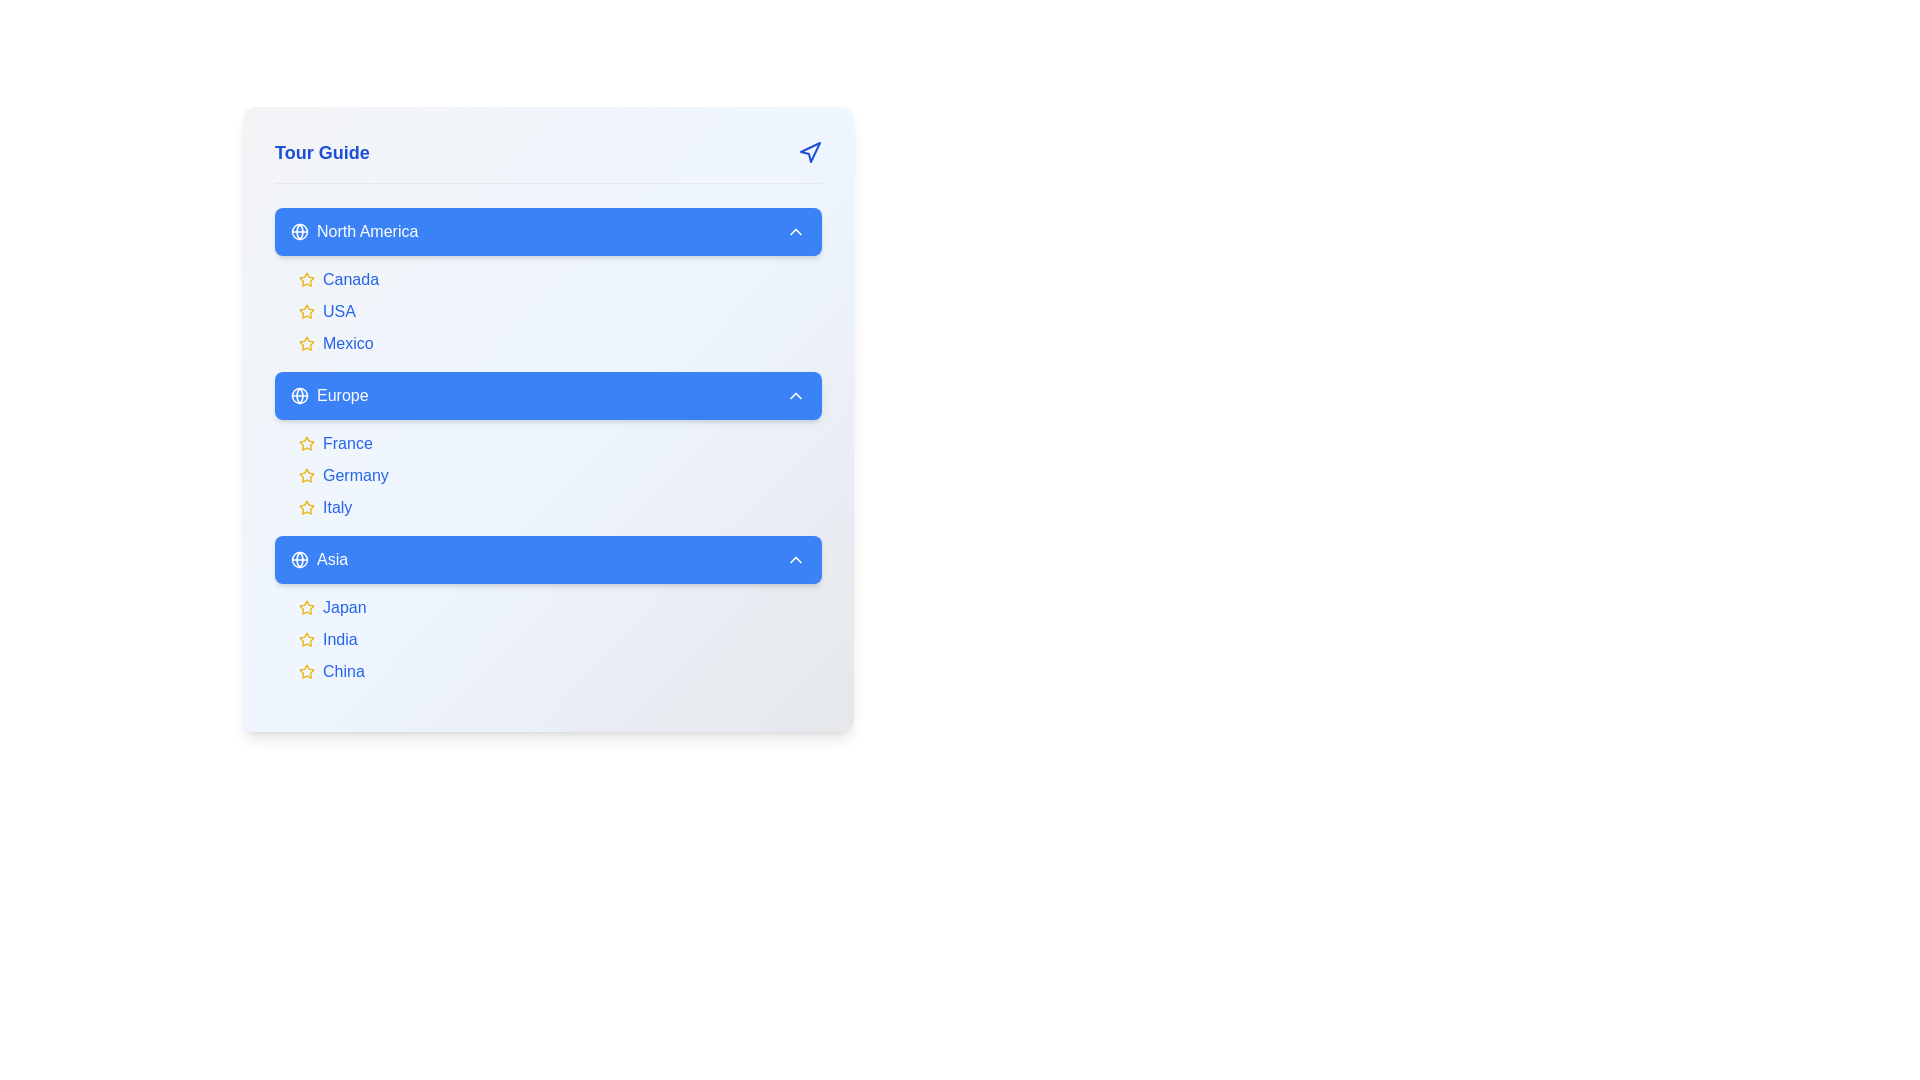  What do you see at coordinates (337, 507) in the screenshot?
I see `the third hyperlink in the 'Europe' section that navigates to the Italy page` at bounding box center [337, 507].